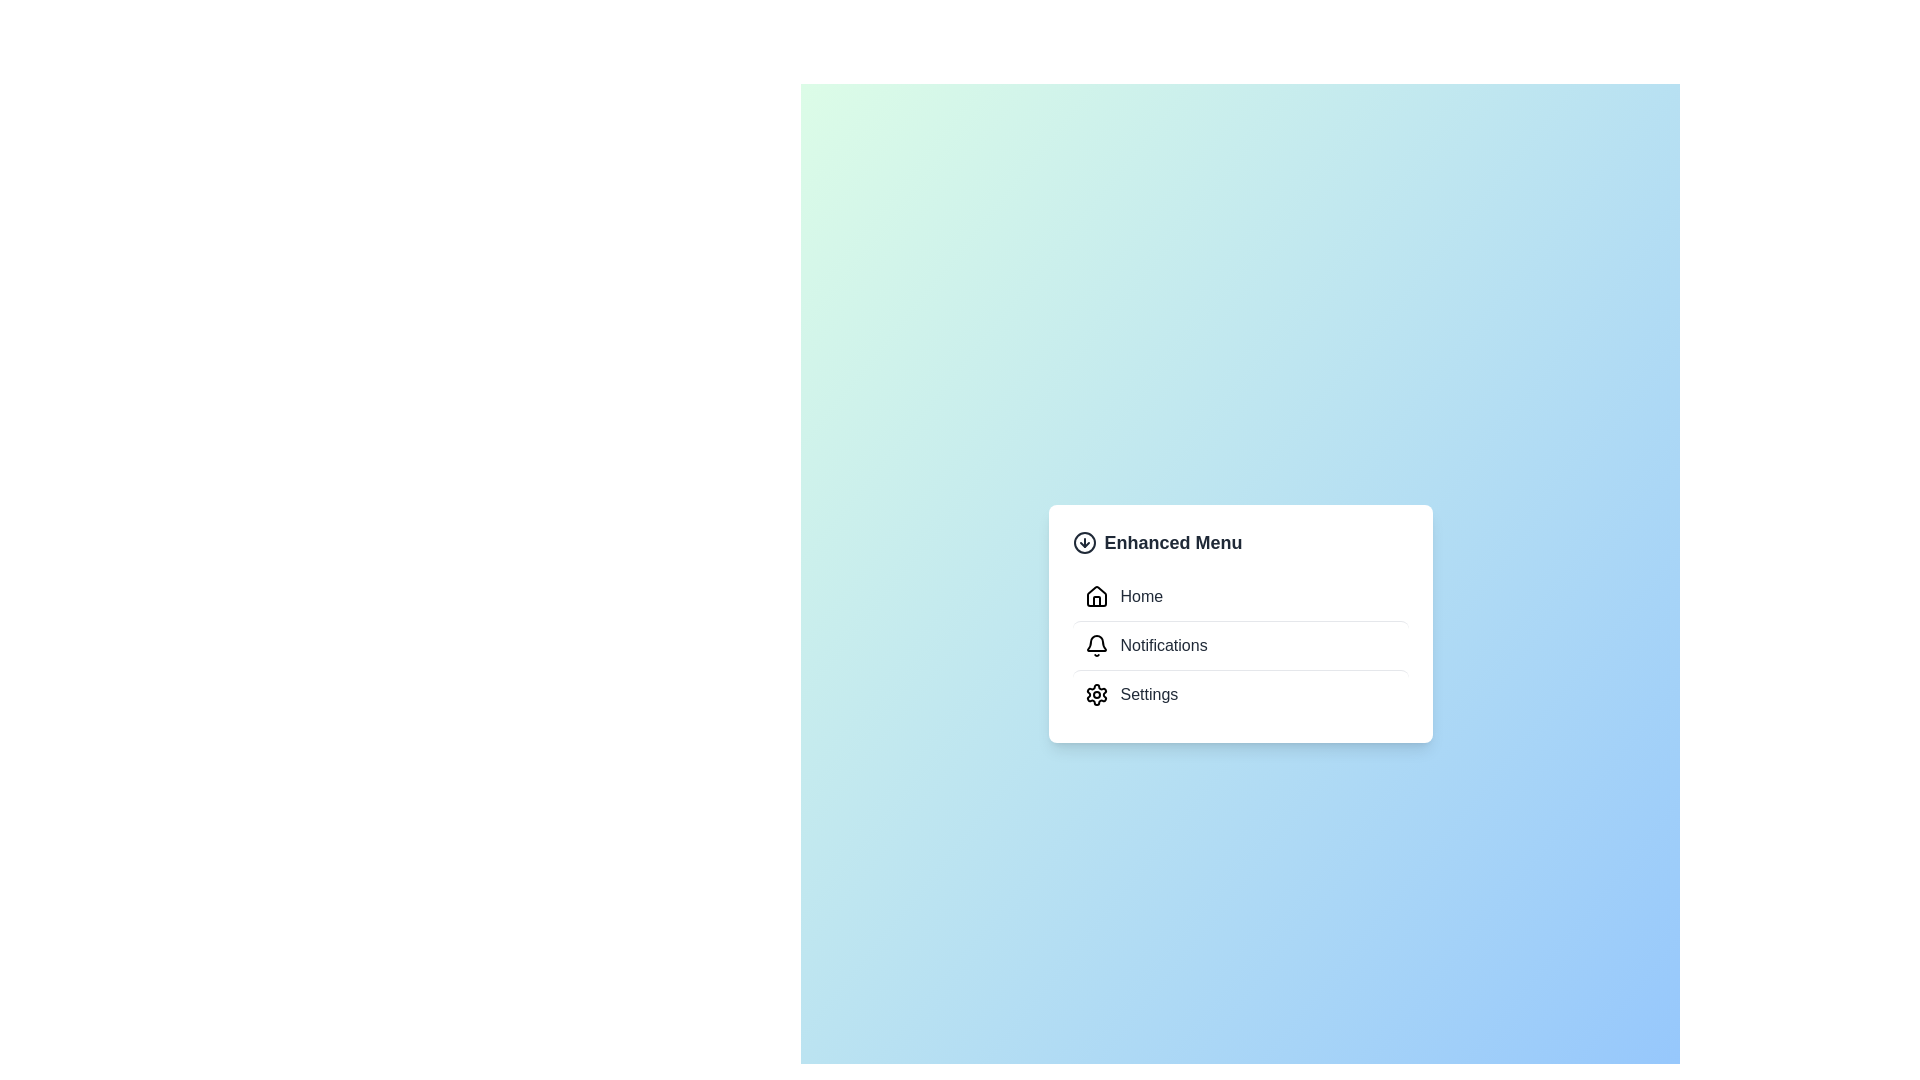 The width and height of the screenshot is (1920, 1080). What do you see at coordinates (1239, 543) in the screenshot?
I see `the title text 'Enhanced Menu' to read it` at bounding box center [1239, 543].